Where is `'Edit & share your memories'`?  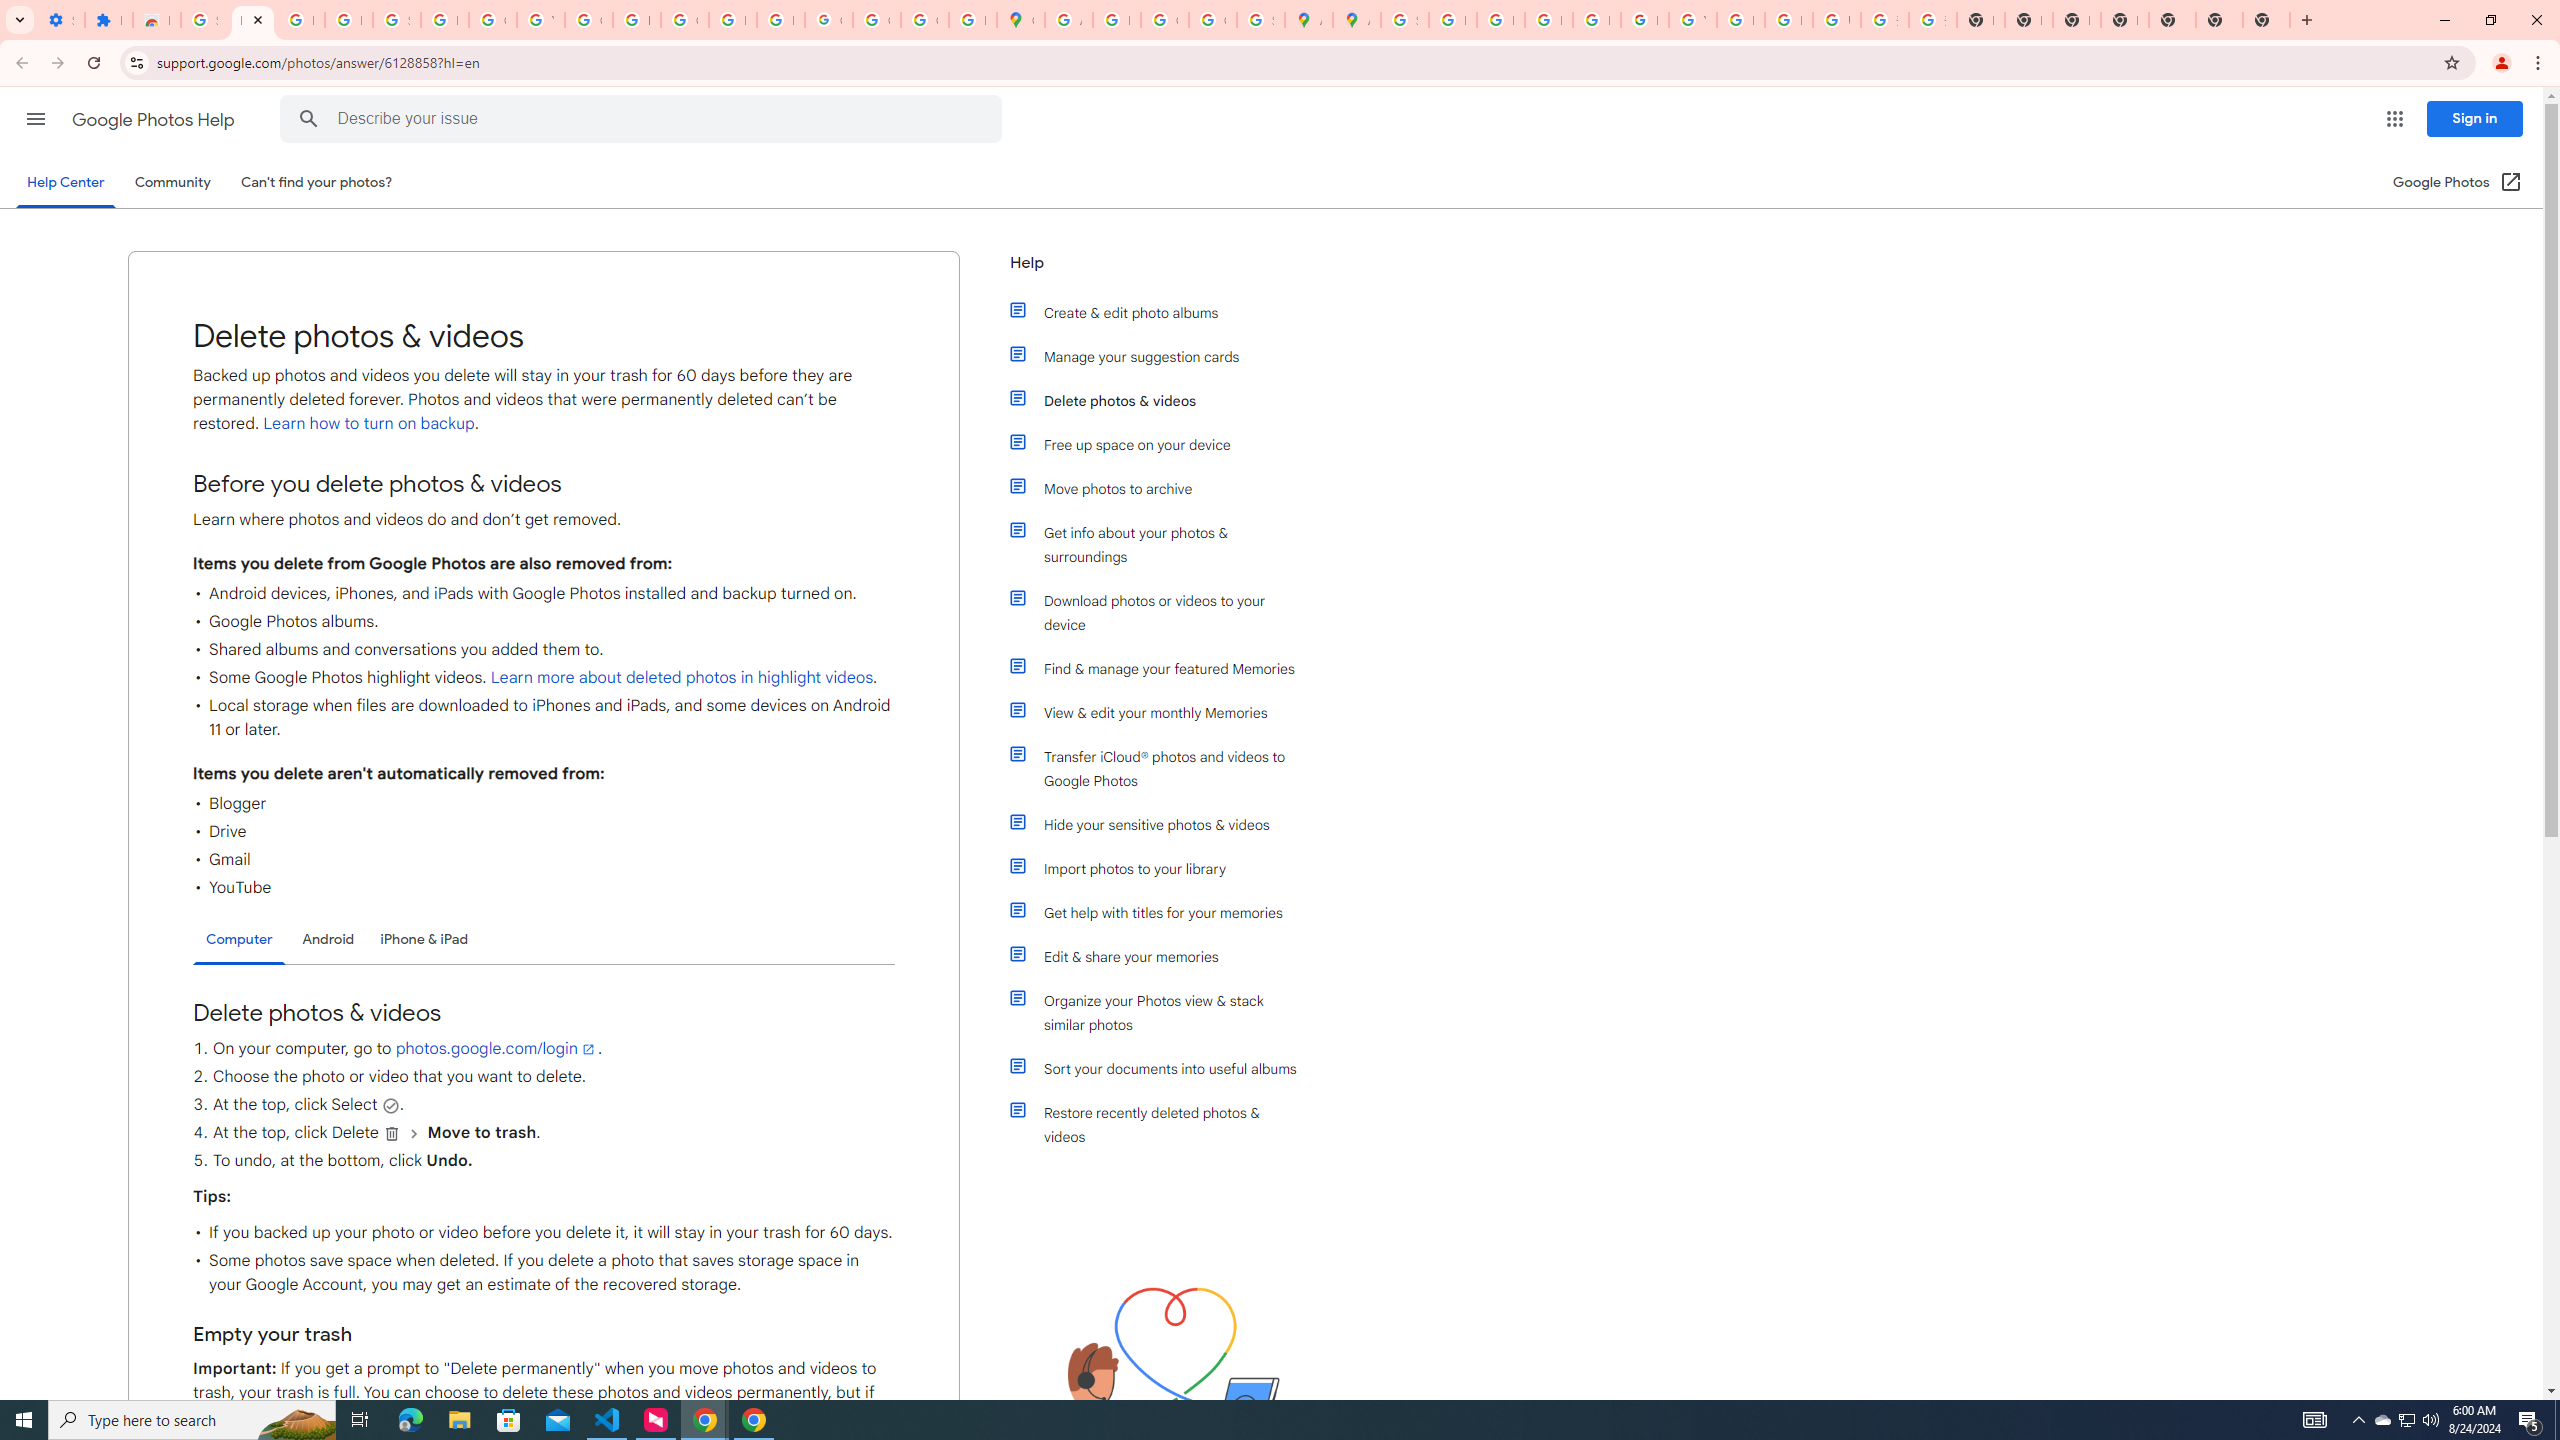
'Edit & share your memories' is located at coordinates (1162, 955).